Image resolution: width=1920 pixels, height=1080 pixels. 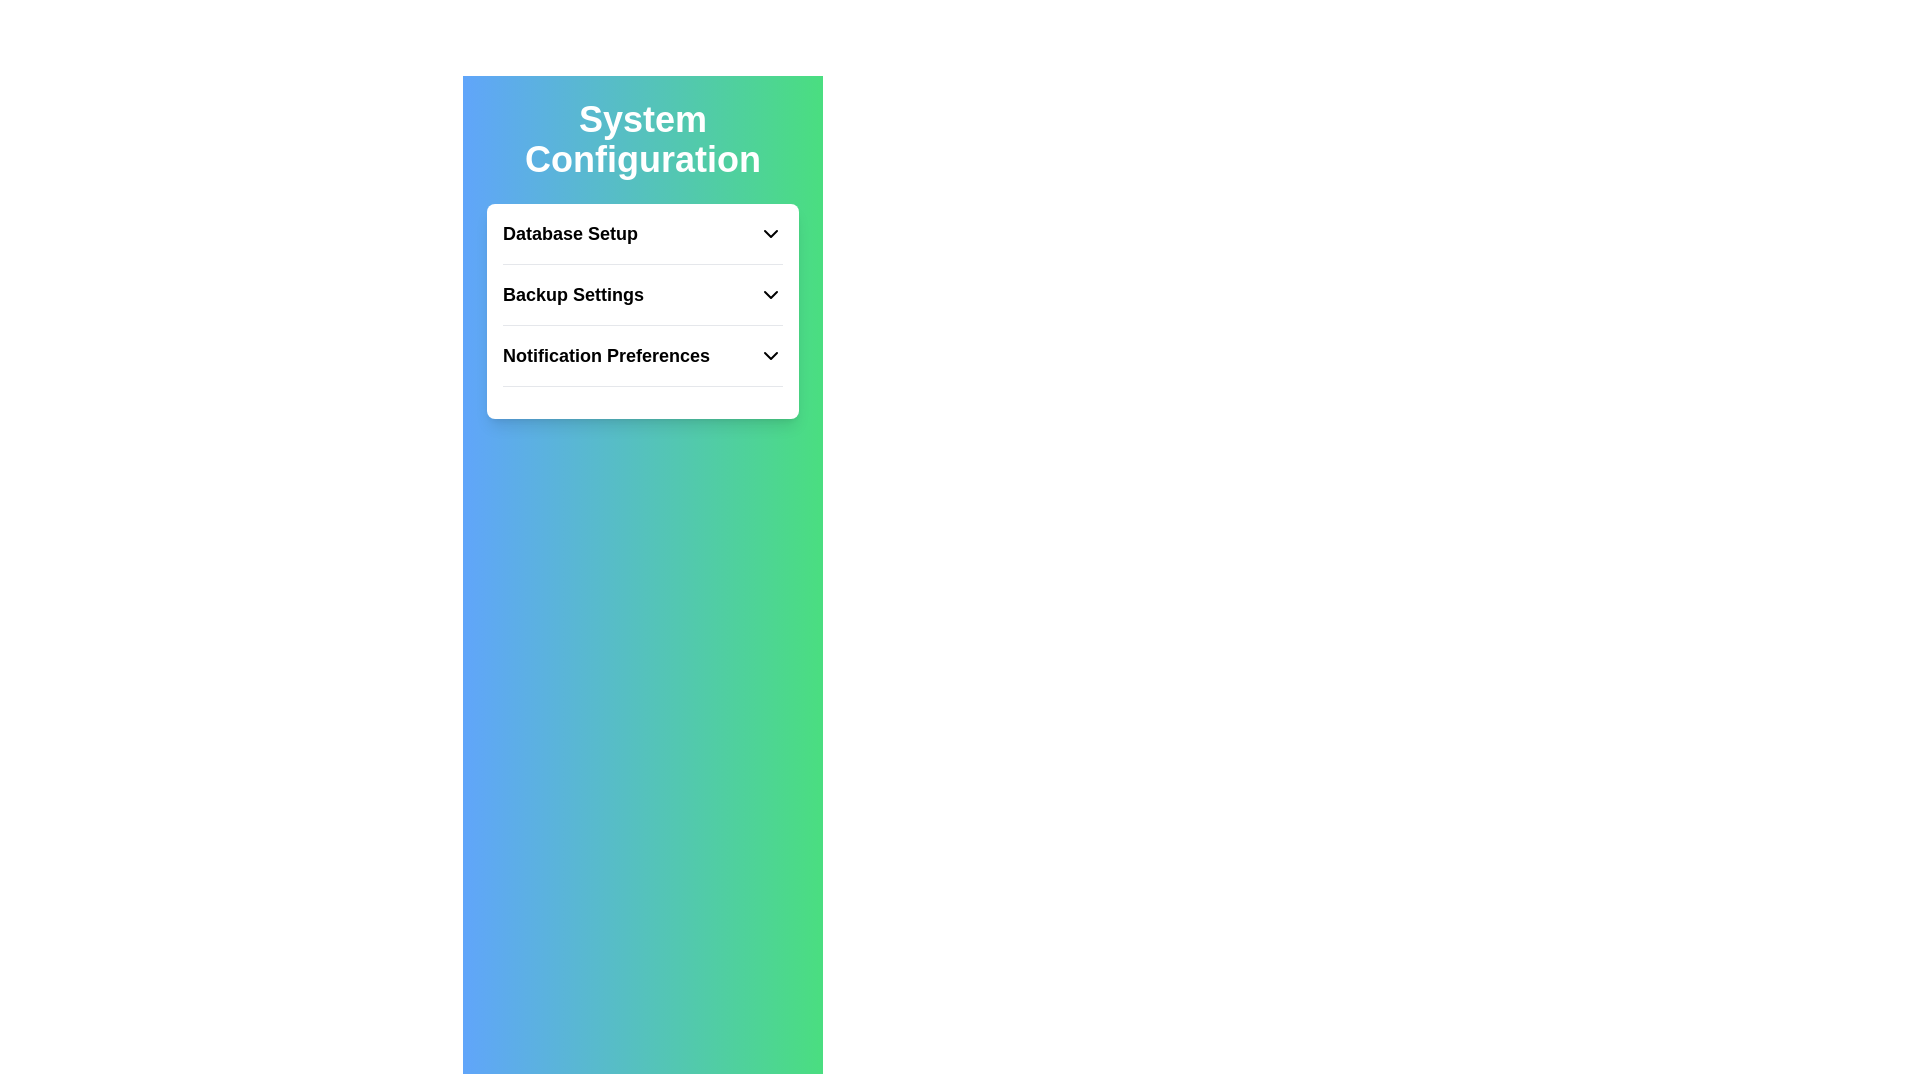 I want to click on the Dropdown indicator icon located at the far right of the 'Database Setup' section, so click(x=770, y=233).